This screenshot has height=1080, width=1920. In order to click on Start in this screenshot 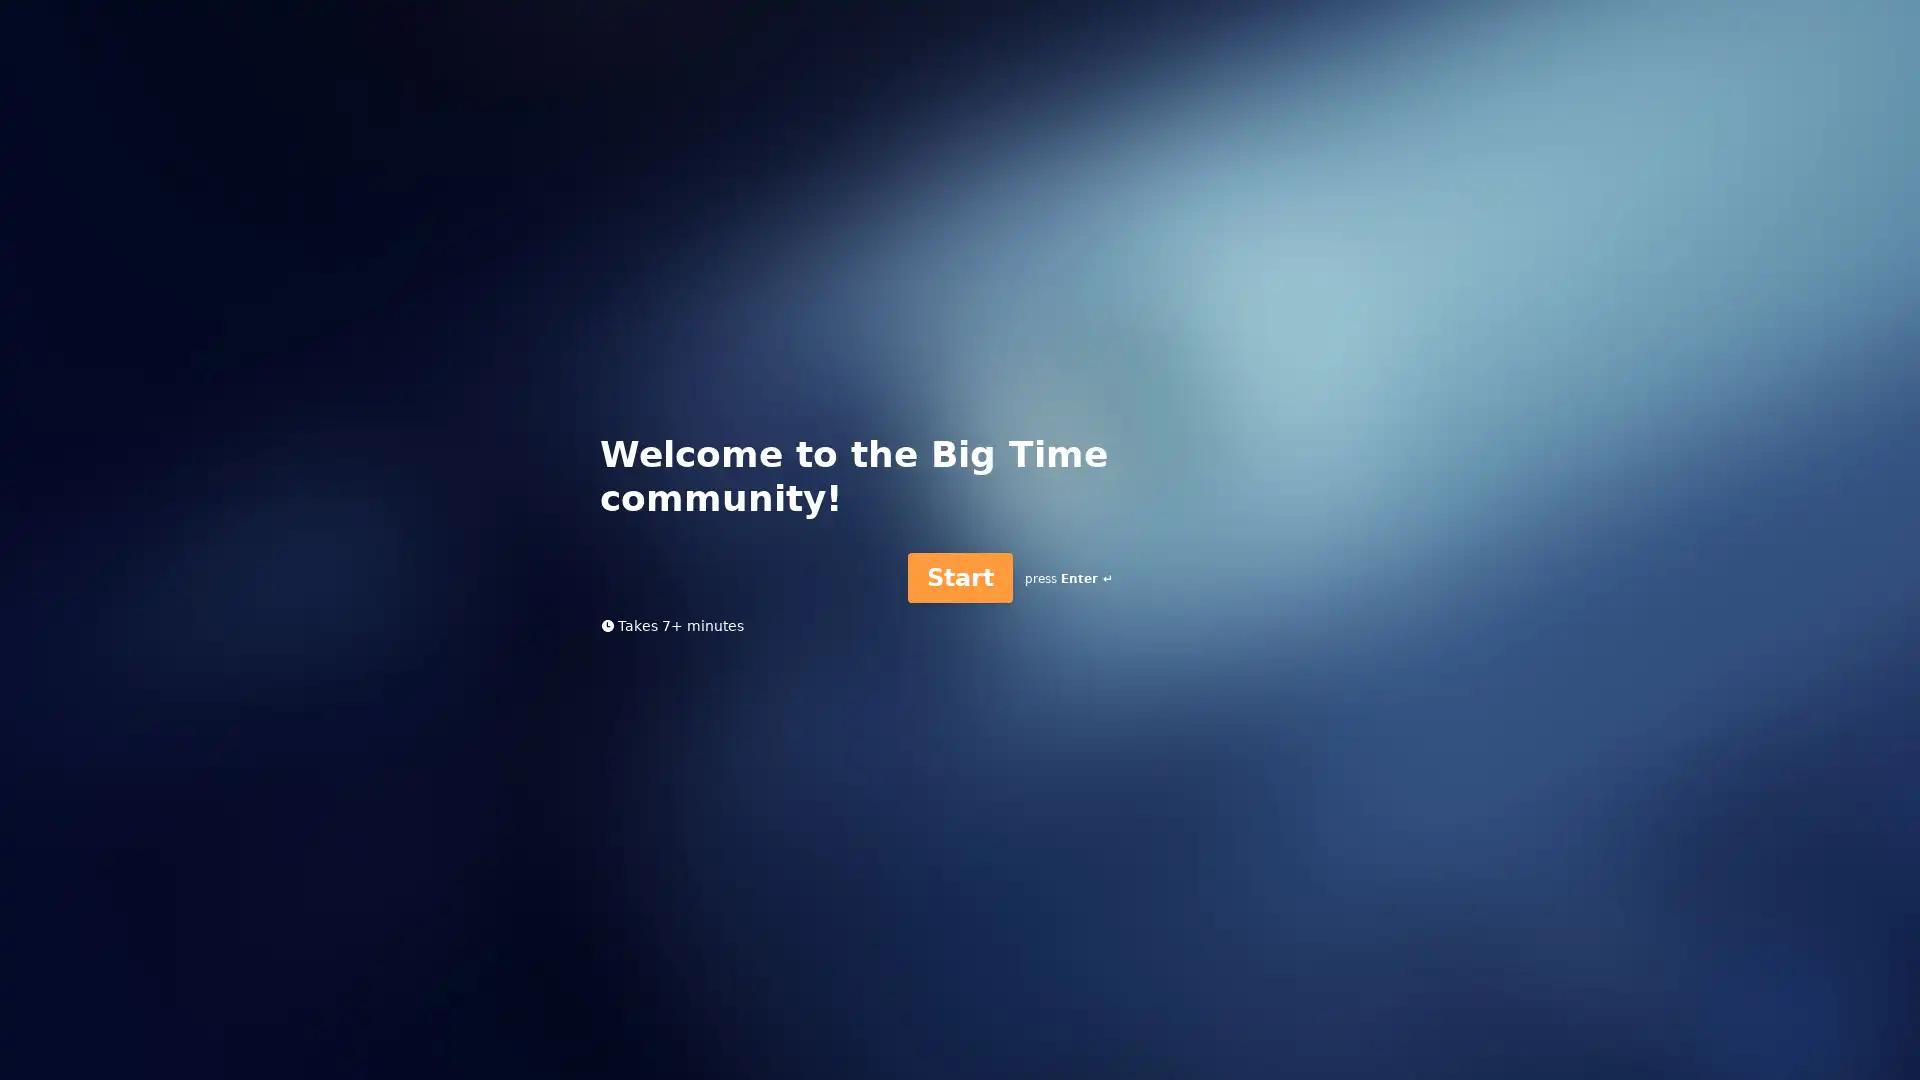, I will do `click(958, 577)`.